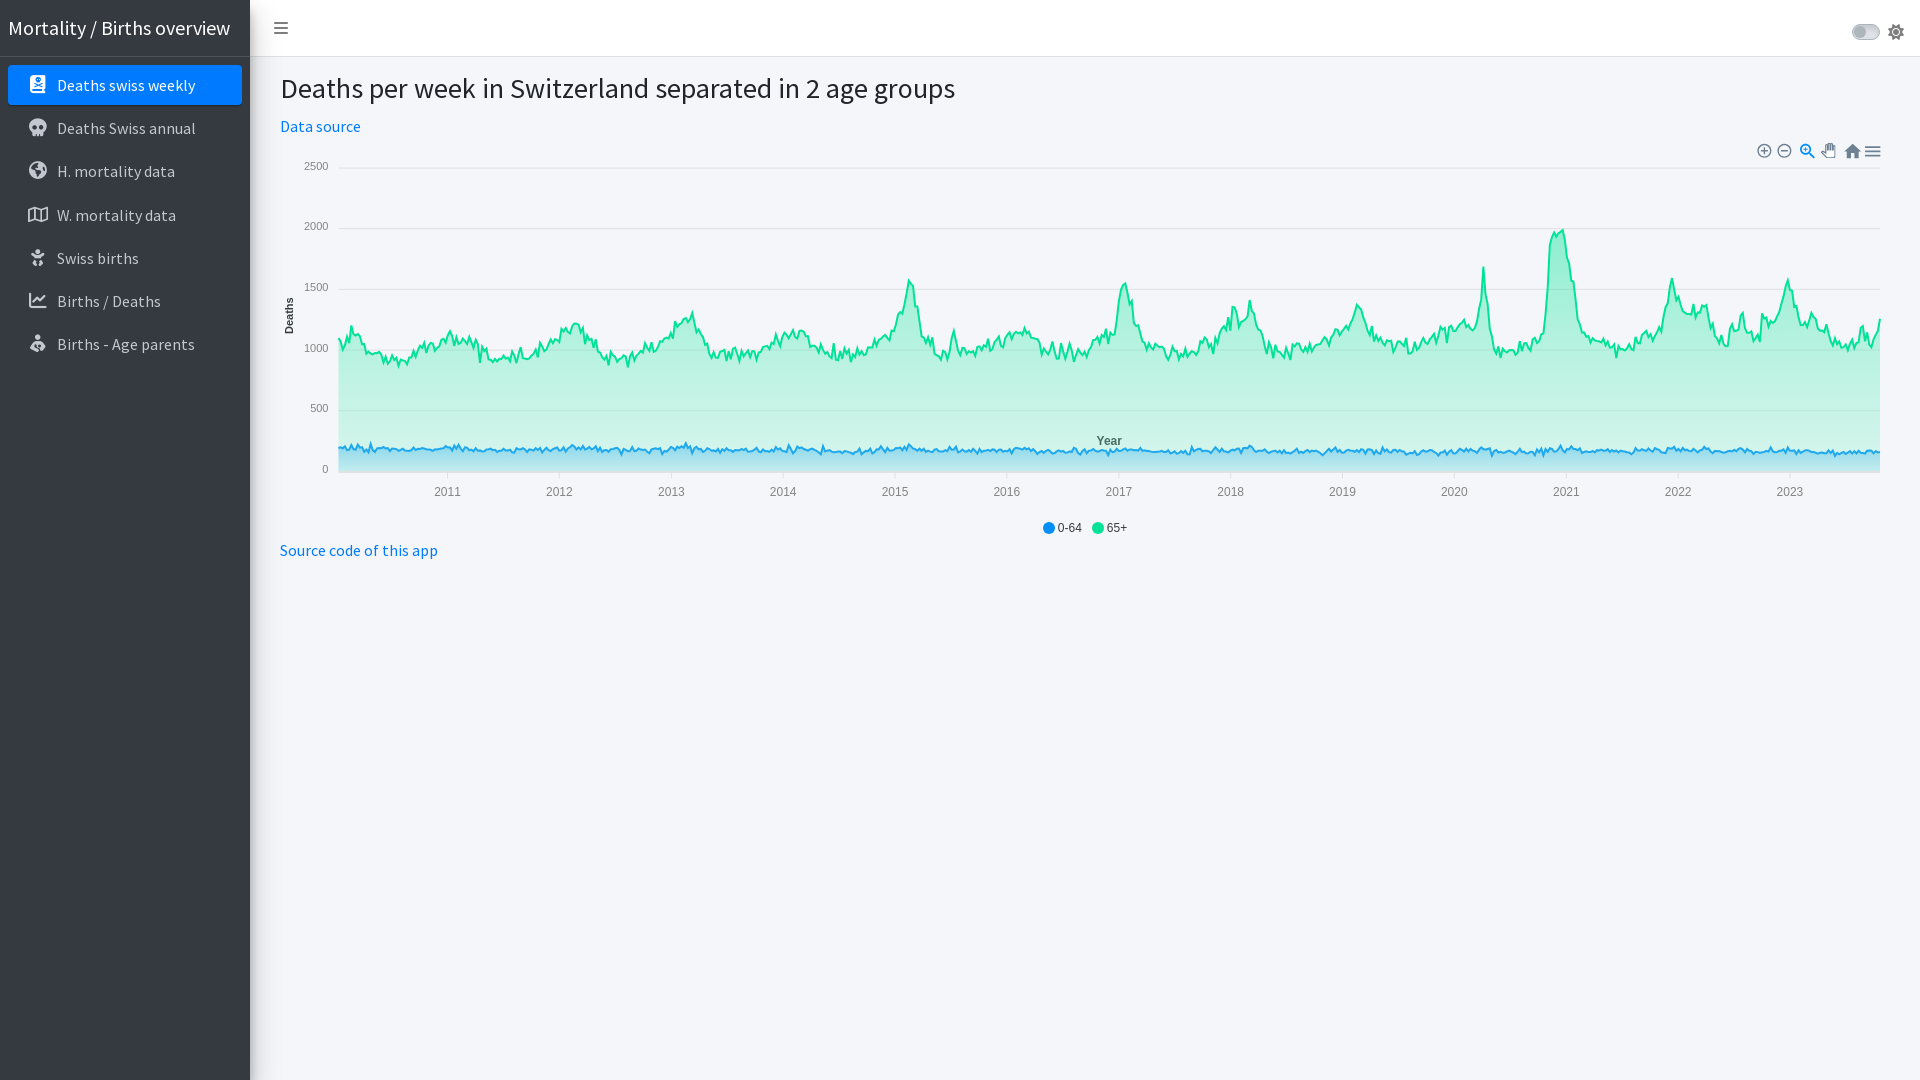 The image size is (1920, 1080). What do you see at coordinates (1851, 148) in the screenshot?
I see `'Reset Zoom'` at bounding box center [1851, 148].